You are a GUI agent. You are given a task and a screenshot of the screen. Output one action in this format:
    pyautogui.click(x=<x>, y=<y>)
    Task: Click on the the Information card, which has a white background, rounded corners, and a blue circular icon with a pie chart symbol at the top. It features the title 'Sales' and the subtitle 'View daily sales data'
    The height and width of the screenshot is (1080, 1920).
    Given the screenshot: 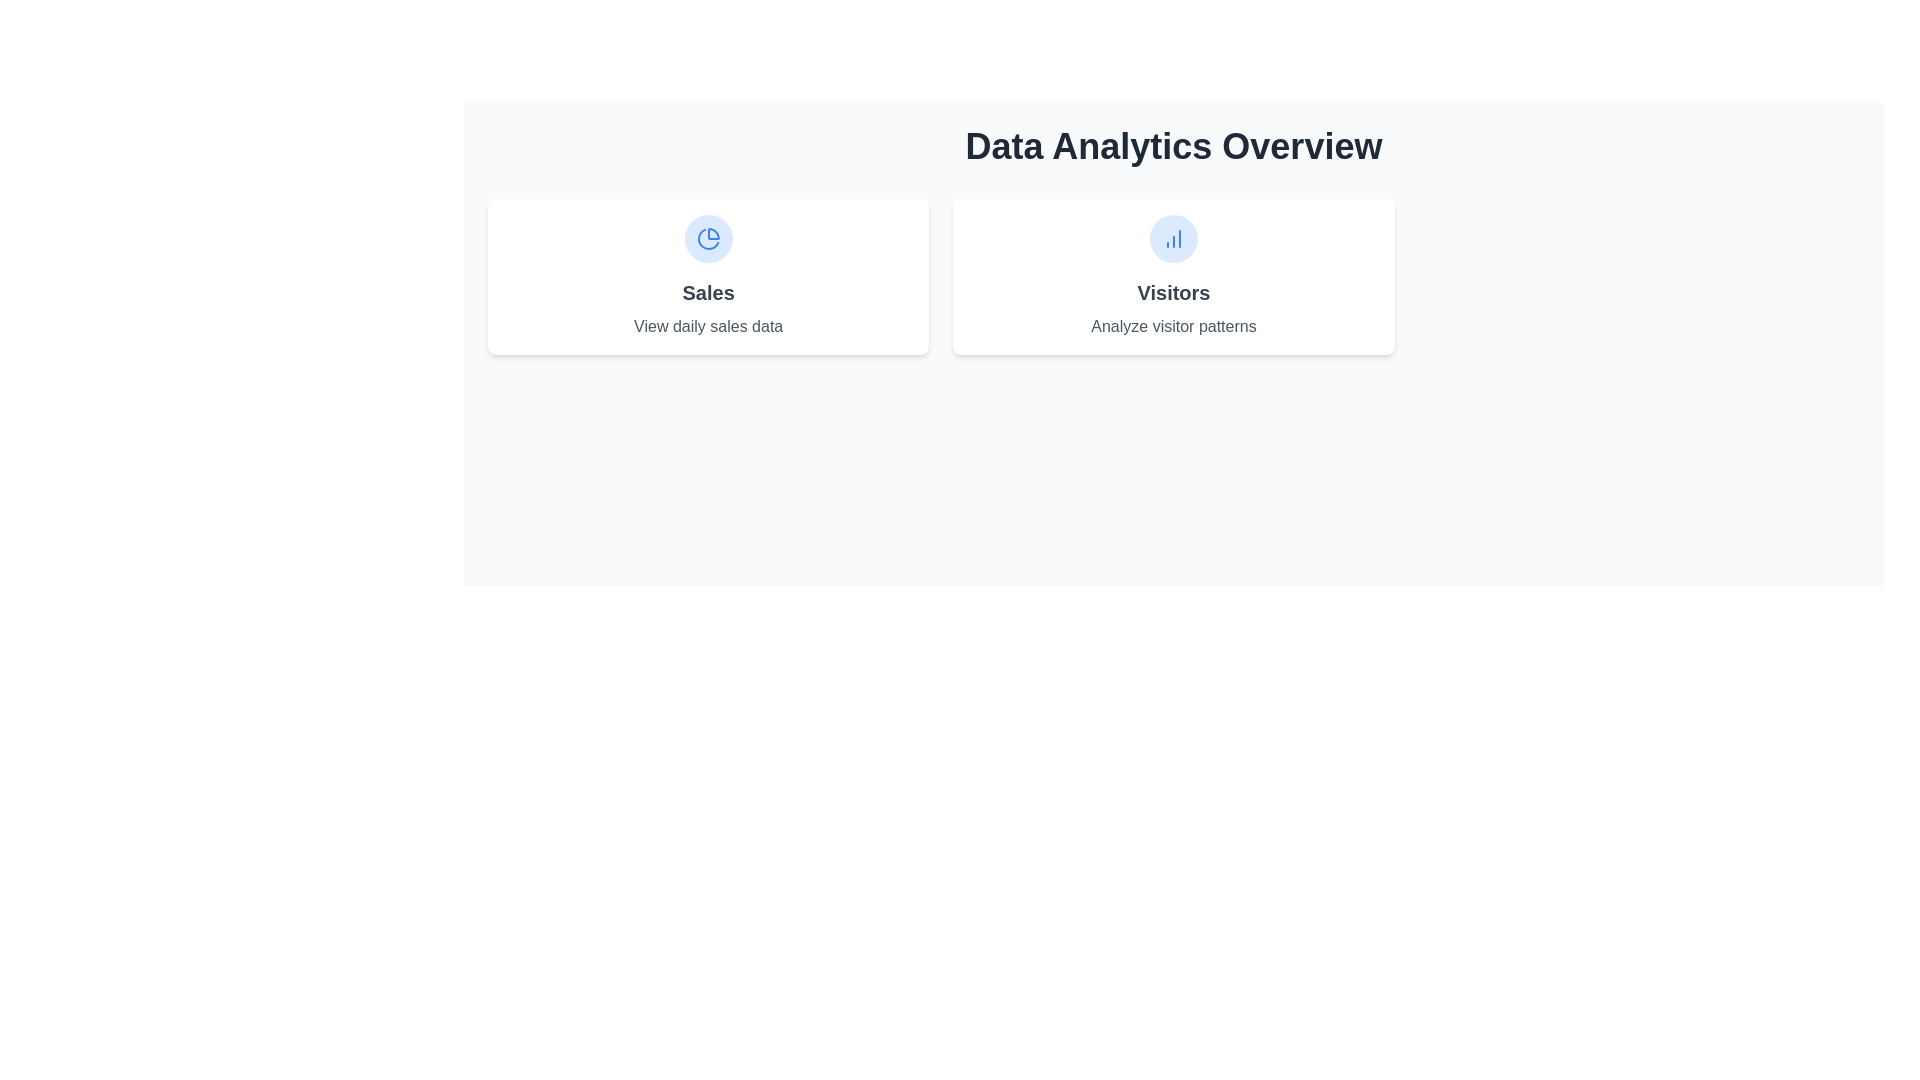 What is the action you would take?
    pyautogui.click(x=708, y=277)
    